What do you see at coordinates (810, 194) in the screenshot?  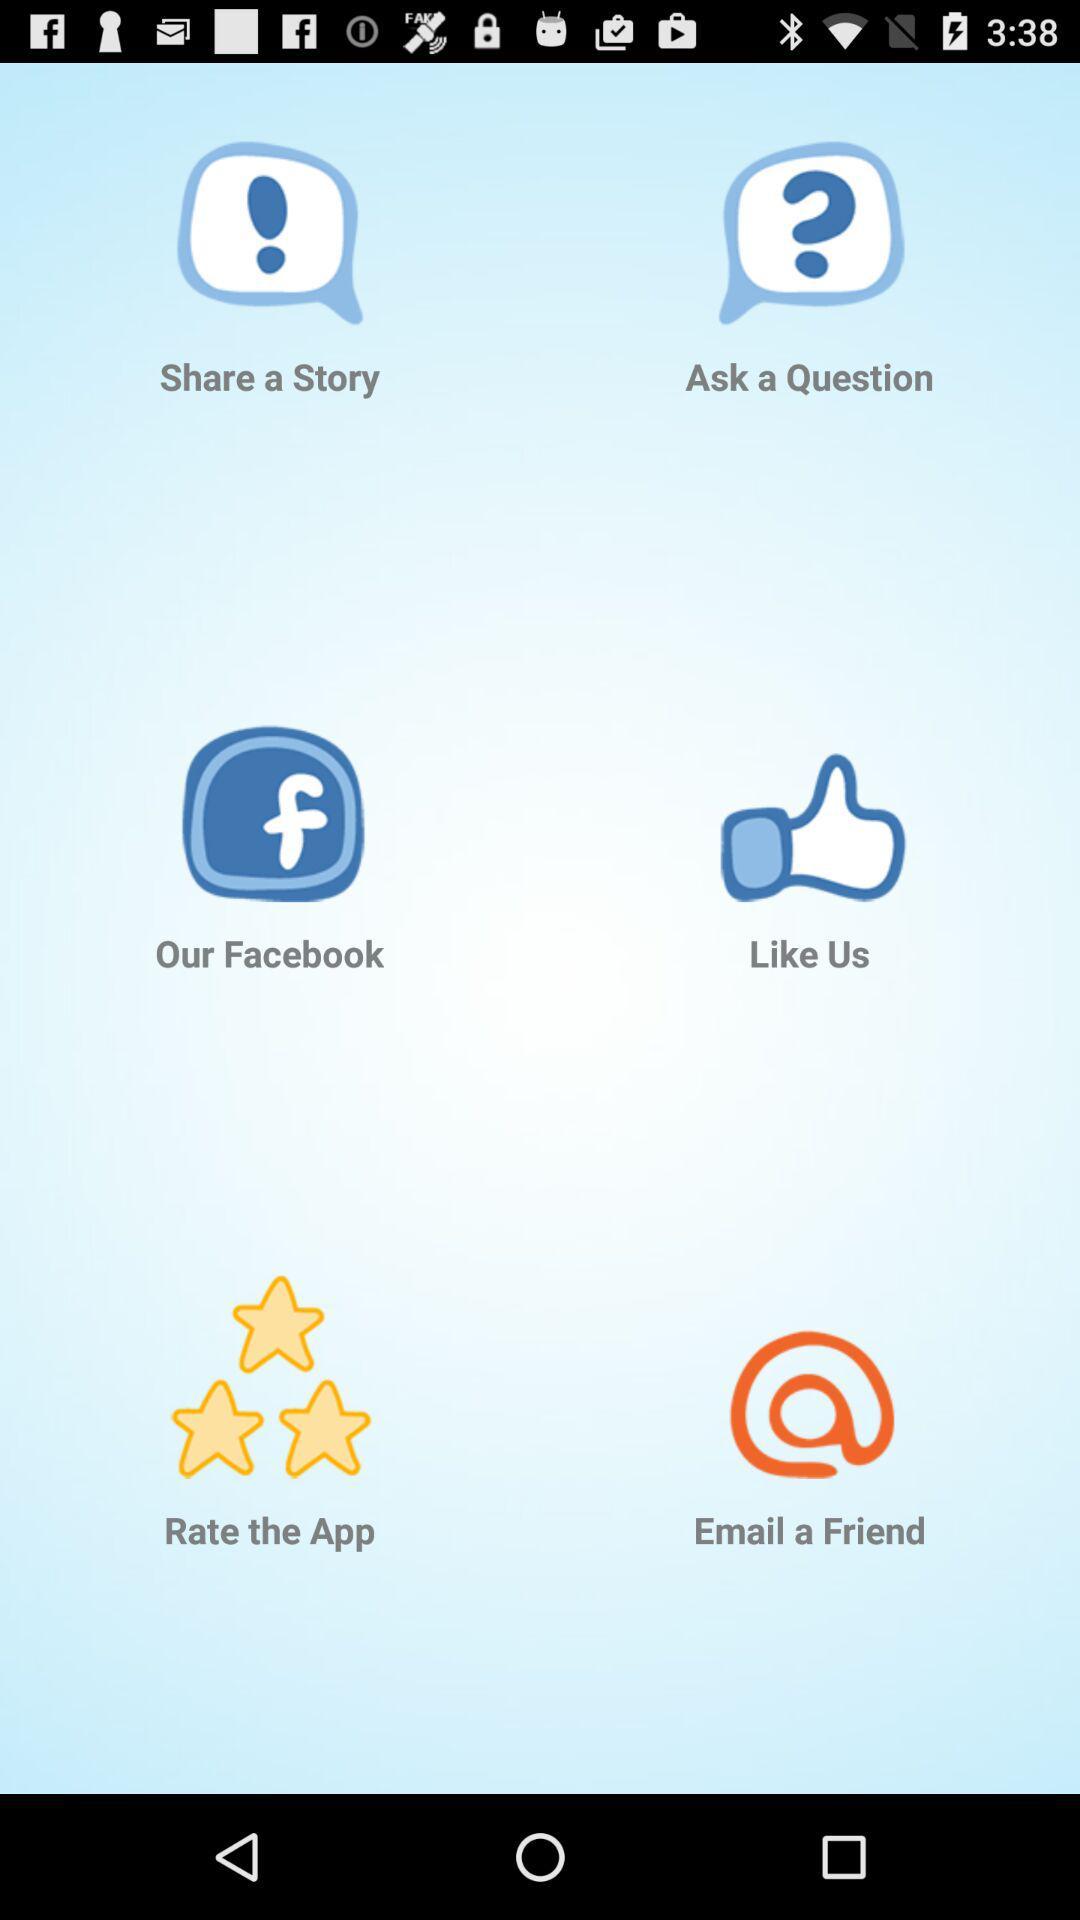 I see `the first option from the right top` at bounding box center [810, 194].